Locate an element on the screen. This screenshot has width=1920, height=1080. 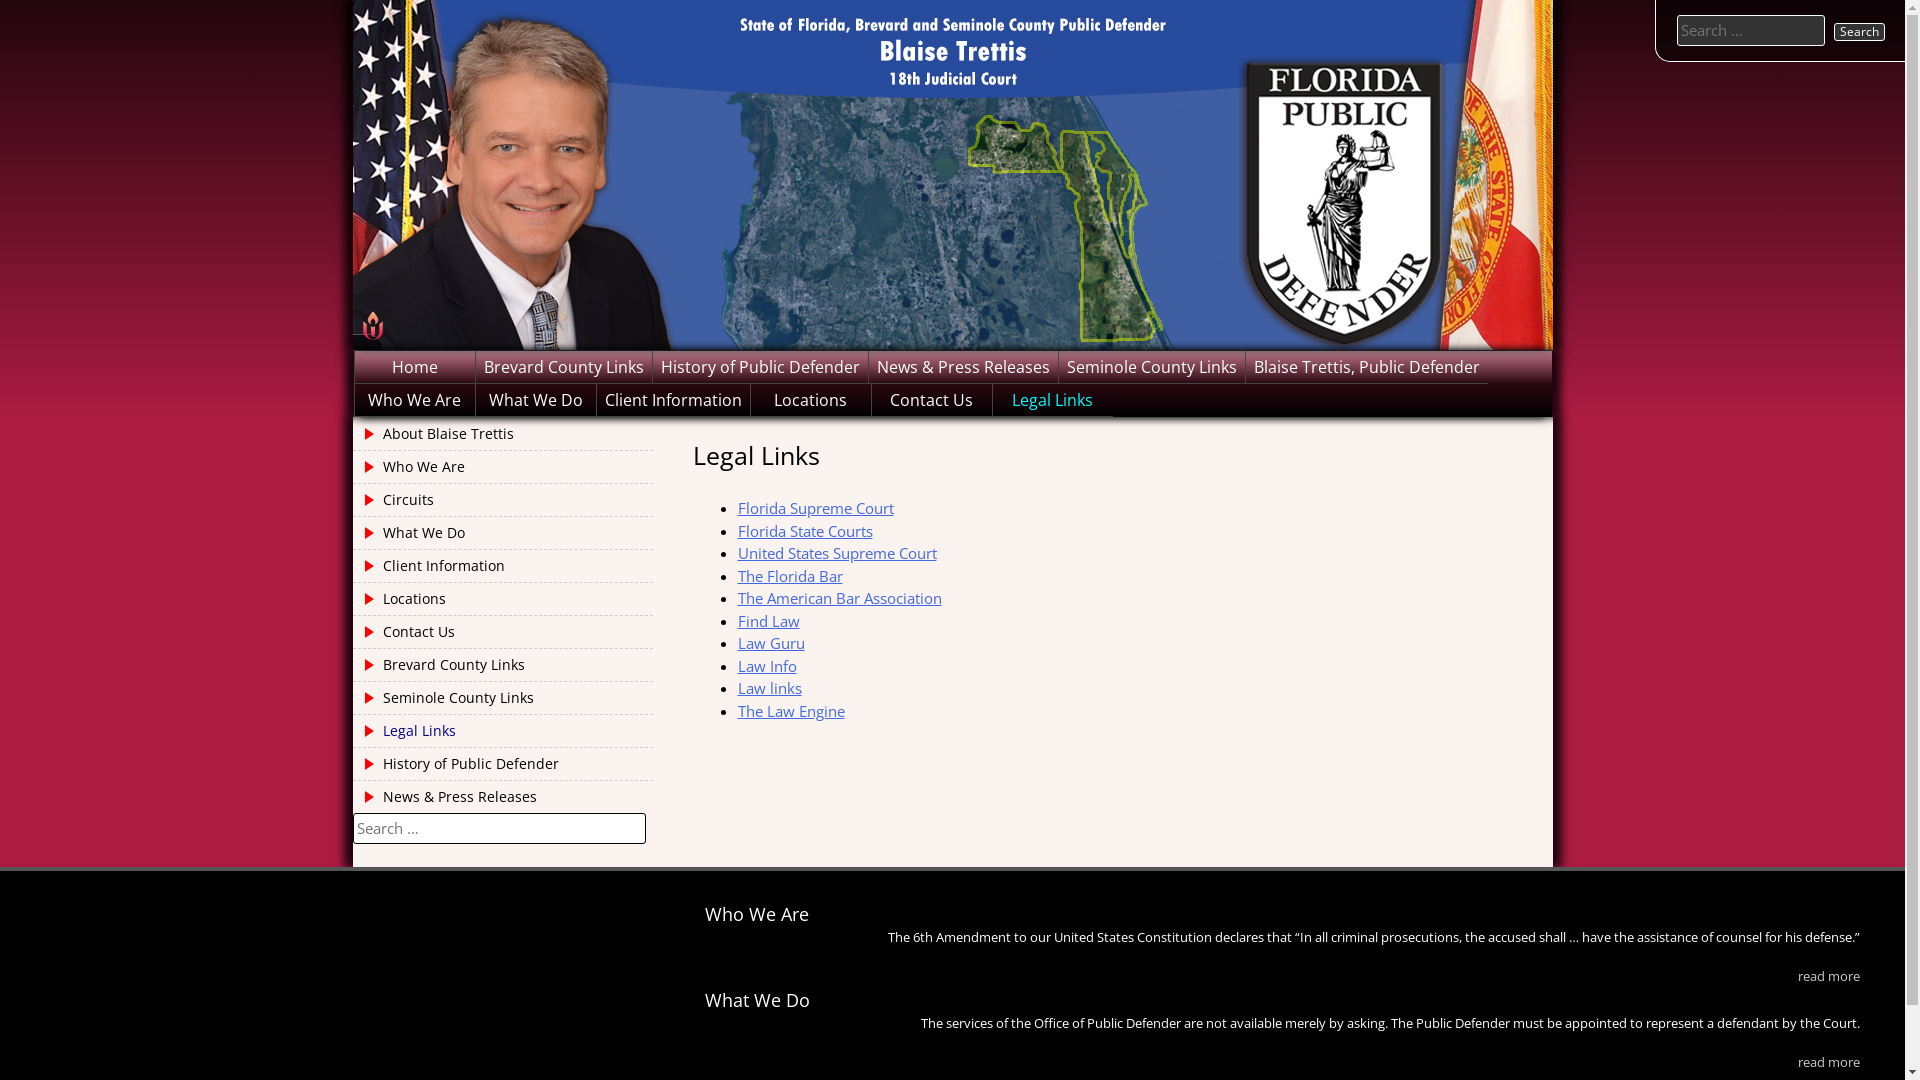
'United States Supreme Court' is located at coordinates (837, 552).